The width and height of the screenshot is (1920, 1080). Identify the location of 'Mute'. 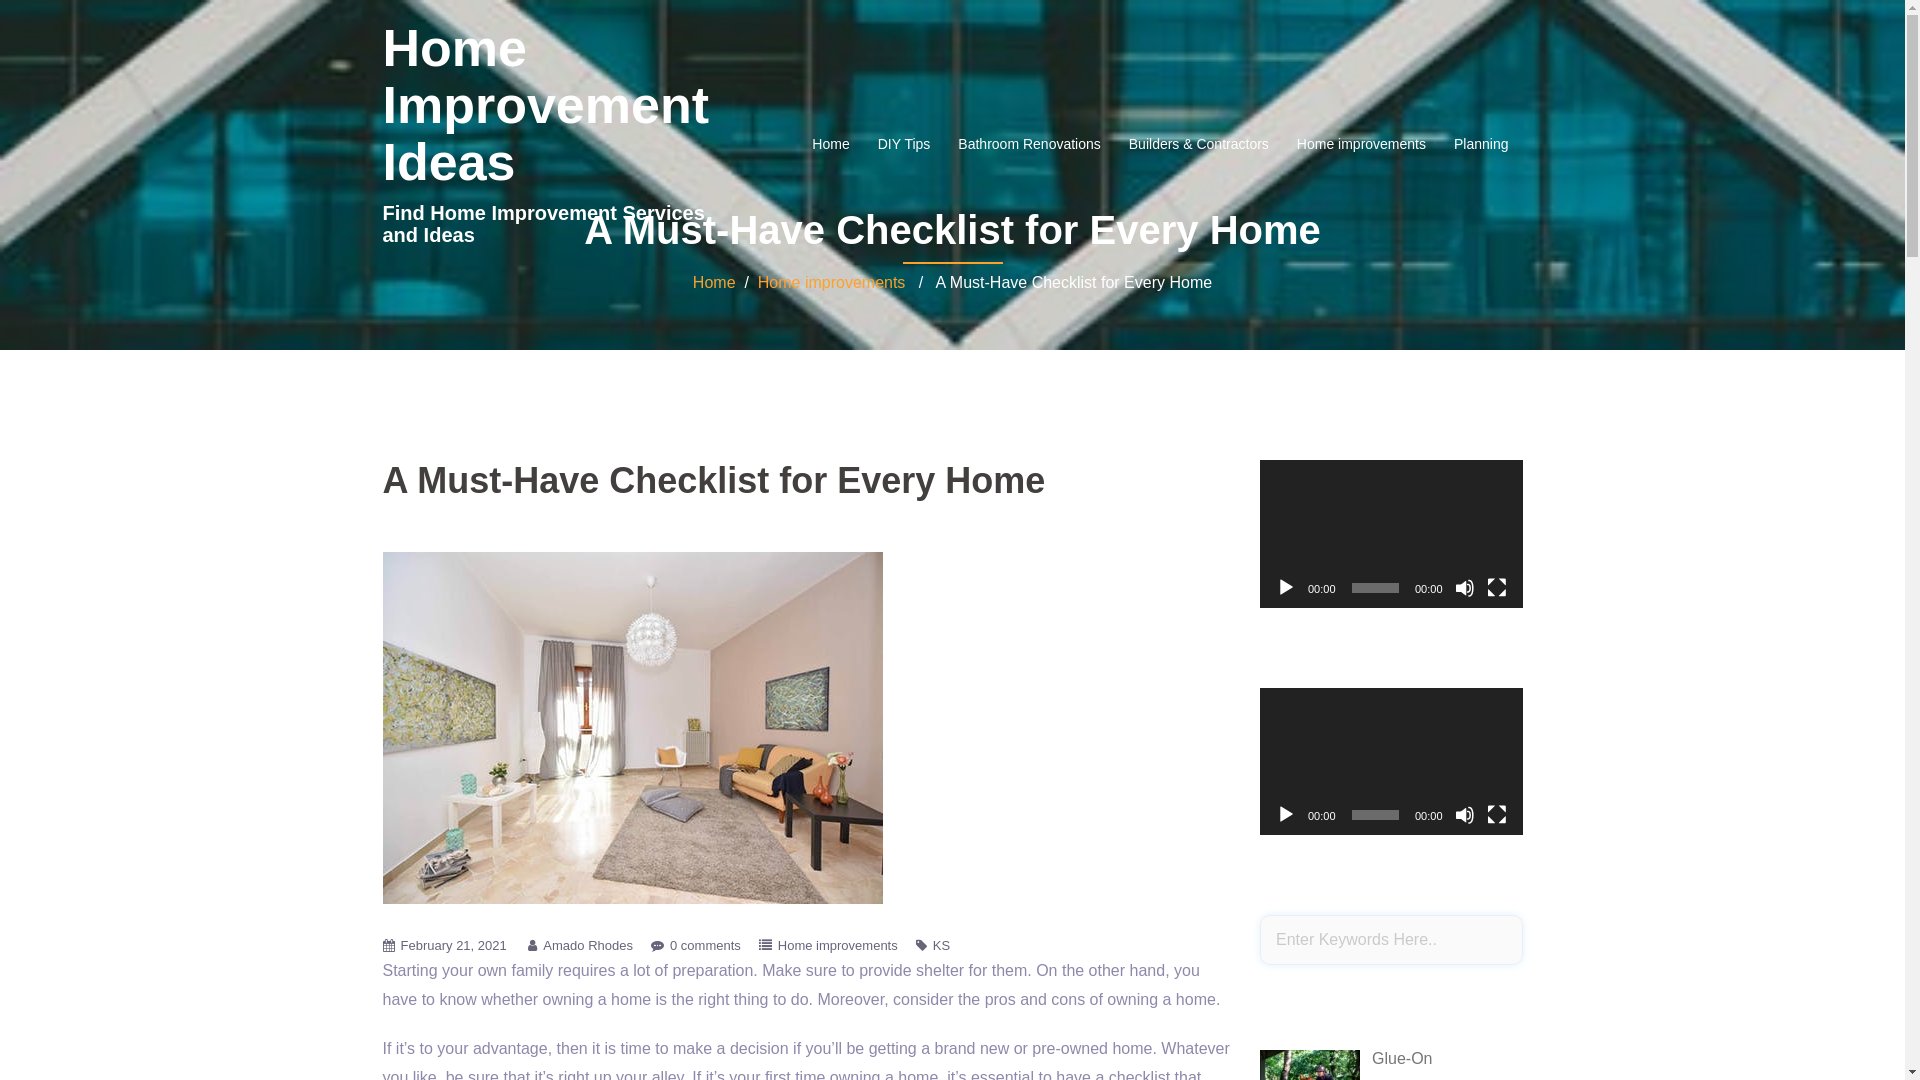
(1464, 814).